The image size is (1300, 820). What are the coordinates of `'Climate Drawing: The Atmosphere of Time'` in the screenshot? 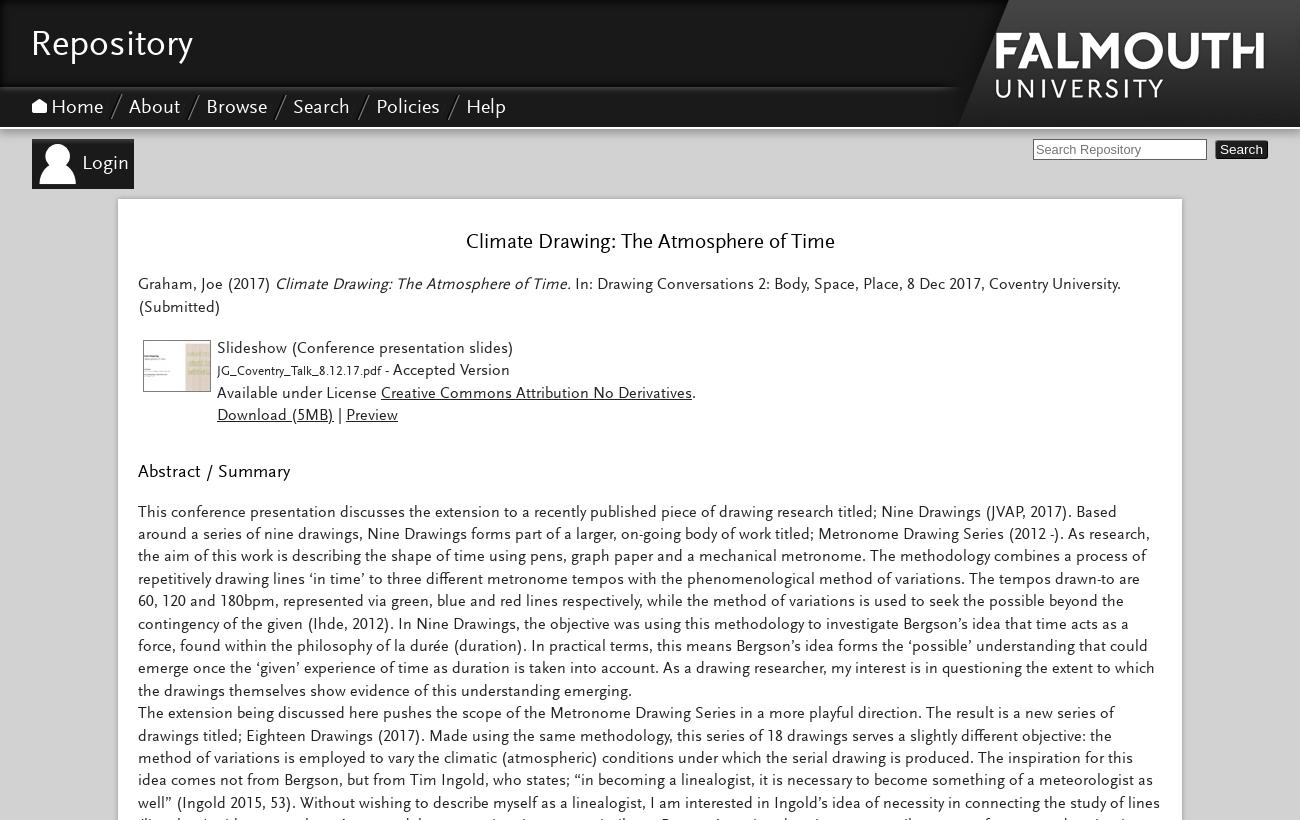 It's located at (649, 242).